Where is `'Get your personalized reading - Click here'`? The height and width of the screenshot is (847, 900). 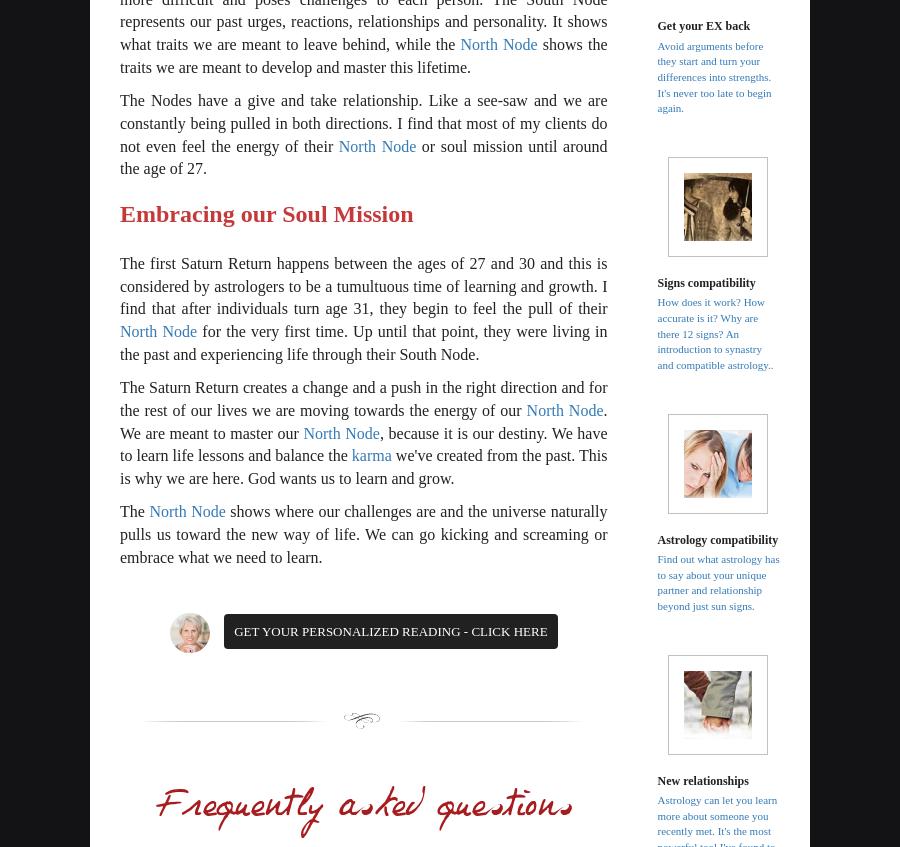 'Get your personalized reading - Click here' is located at coordinates (233, 630).